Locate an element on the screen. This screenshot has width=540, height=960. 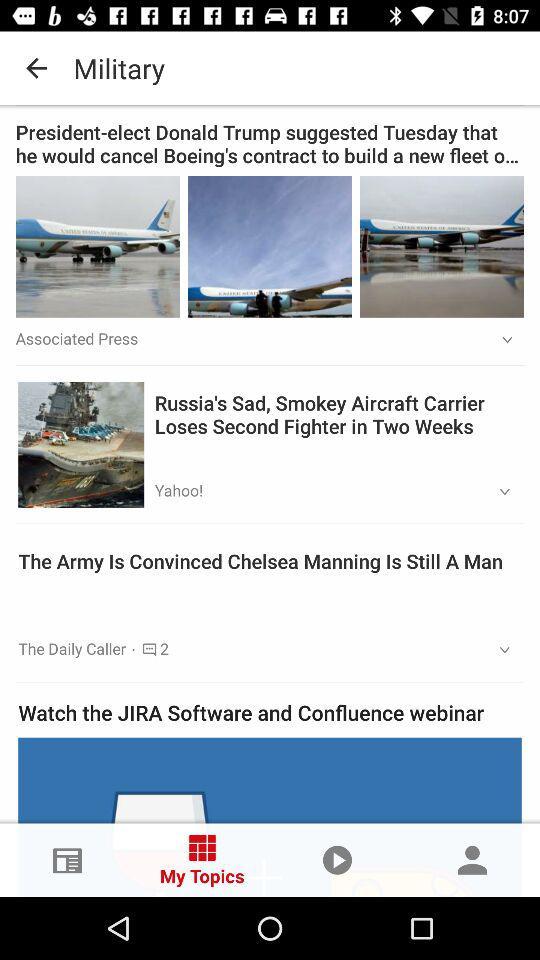
the item next to 2 item is located at coordinates (497, 649).